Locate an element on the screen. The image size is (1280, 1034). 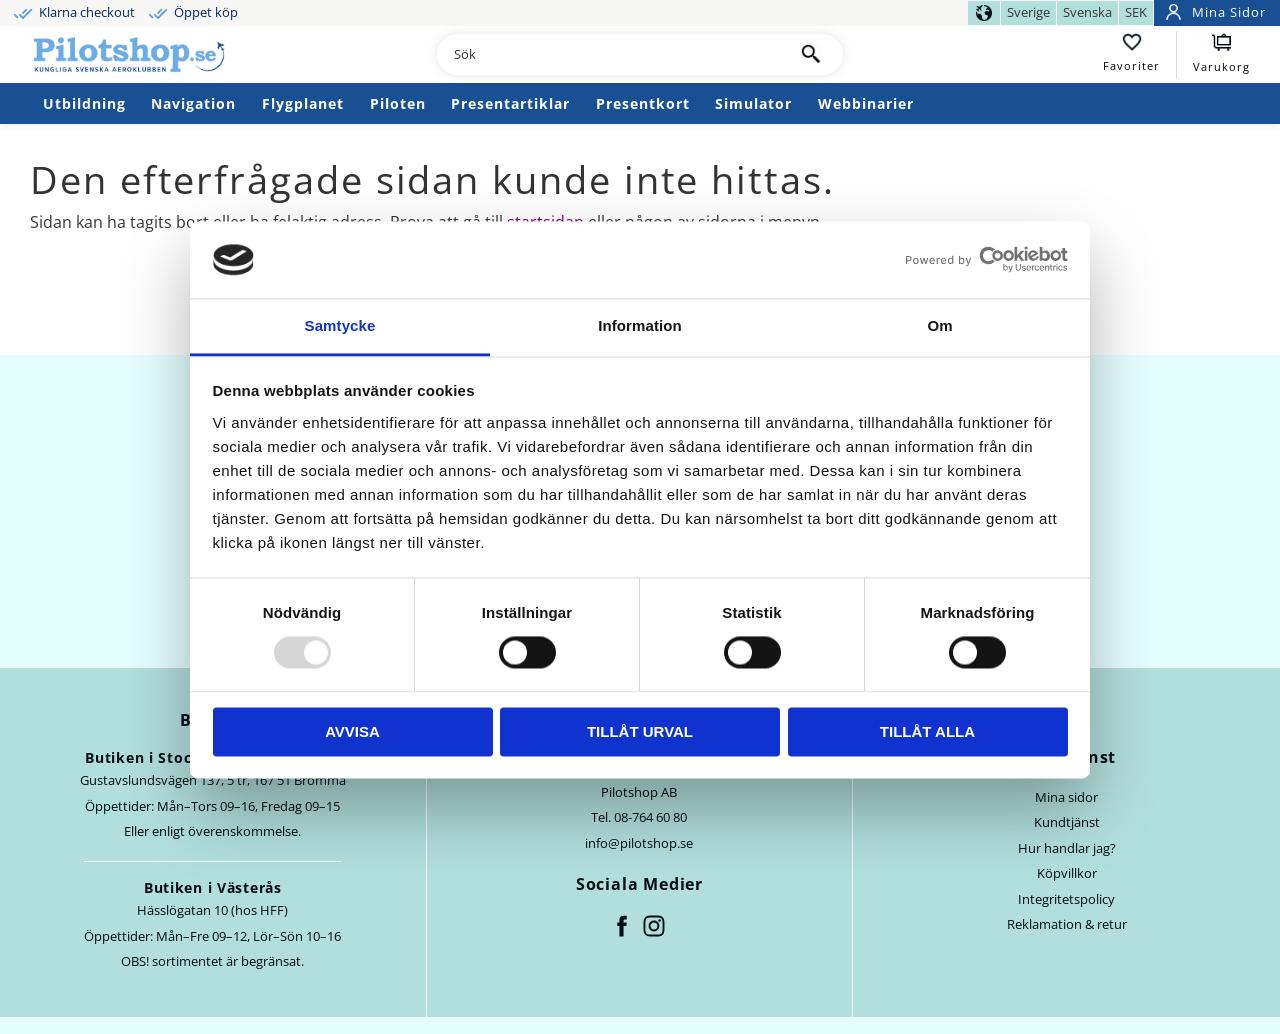
'Butiken i Stockholm/Alvik Strand' is located at coordinates (83, 756).